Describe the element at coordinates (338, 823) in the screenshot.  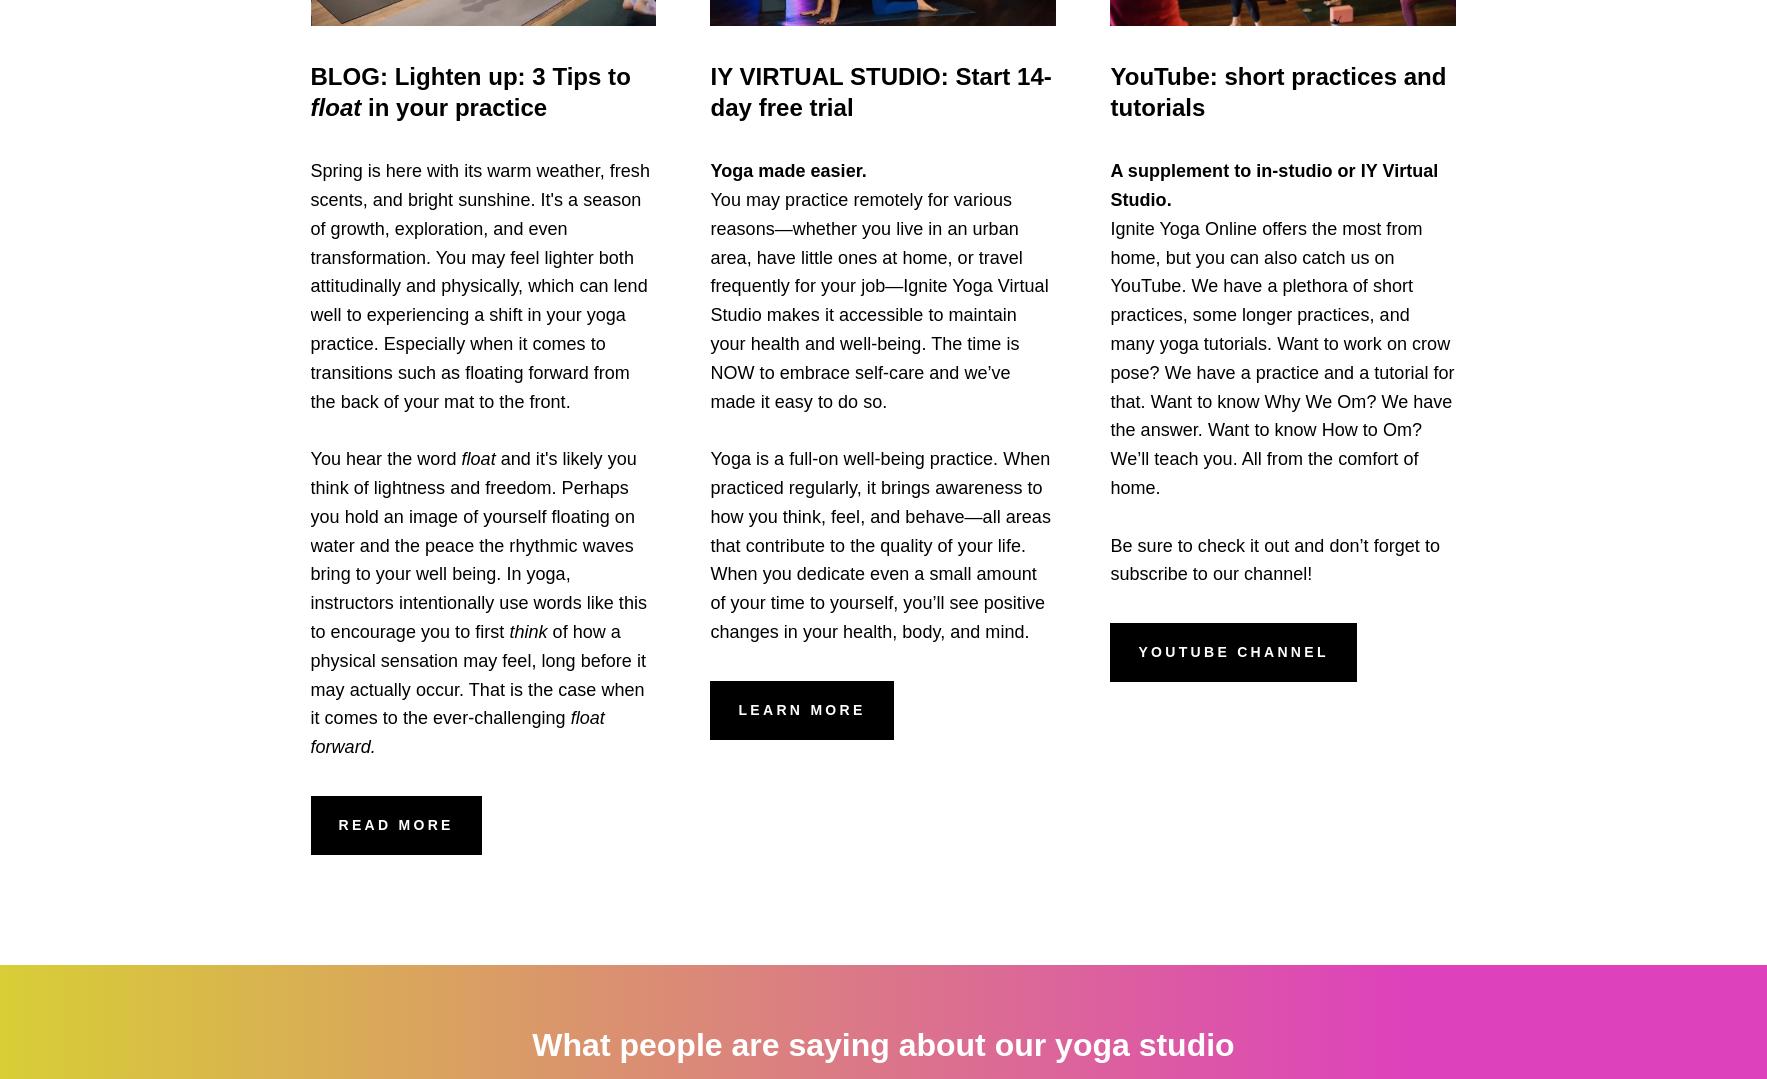
I see `'read more'` at that location.